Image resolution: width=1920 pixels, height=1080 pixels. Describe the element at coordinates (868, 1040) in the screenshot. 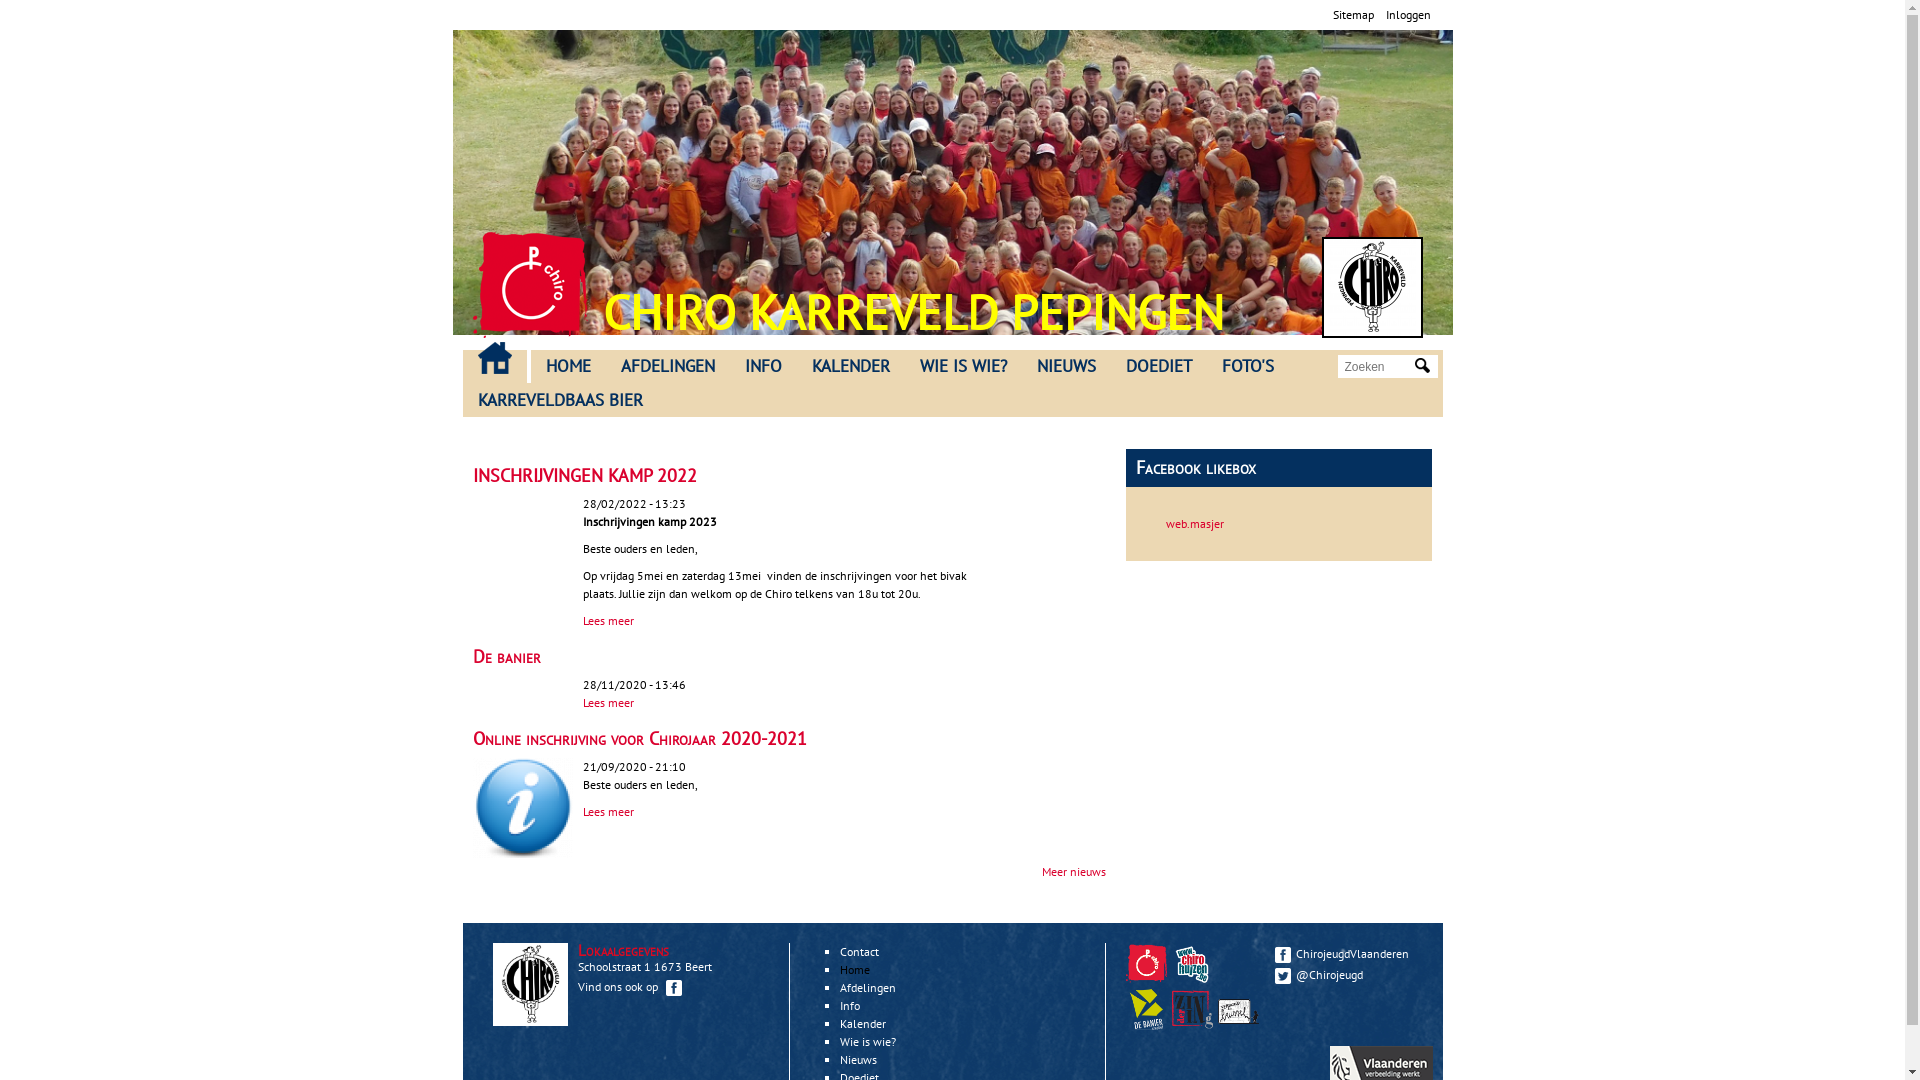

I see `'Wie is wie?'` at that location.